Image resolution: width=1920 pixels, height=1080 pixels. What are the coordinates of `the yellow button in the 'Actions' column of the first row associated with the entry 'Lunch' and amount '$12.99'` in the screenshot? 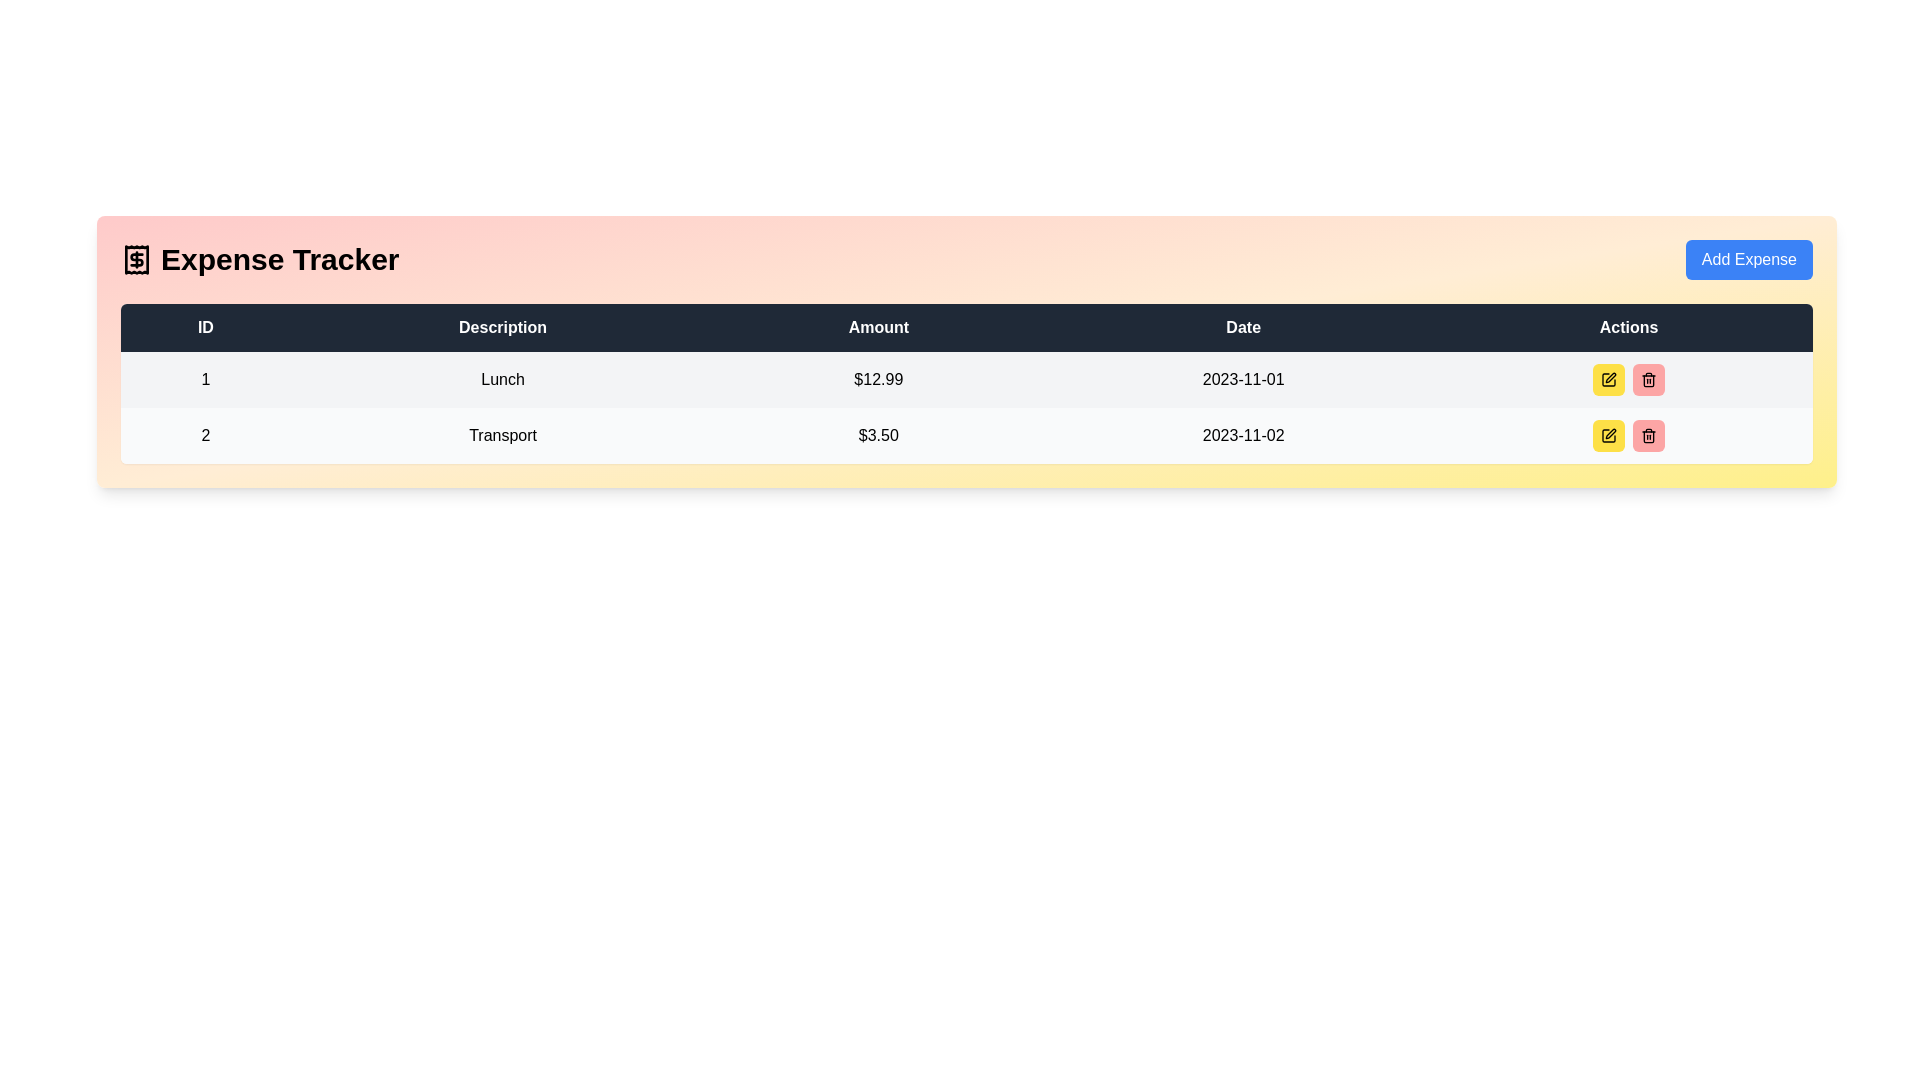 It's located at (1629, 380).